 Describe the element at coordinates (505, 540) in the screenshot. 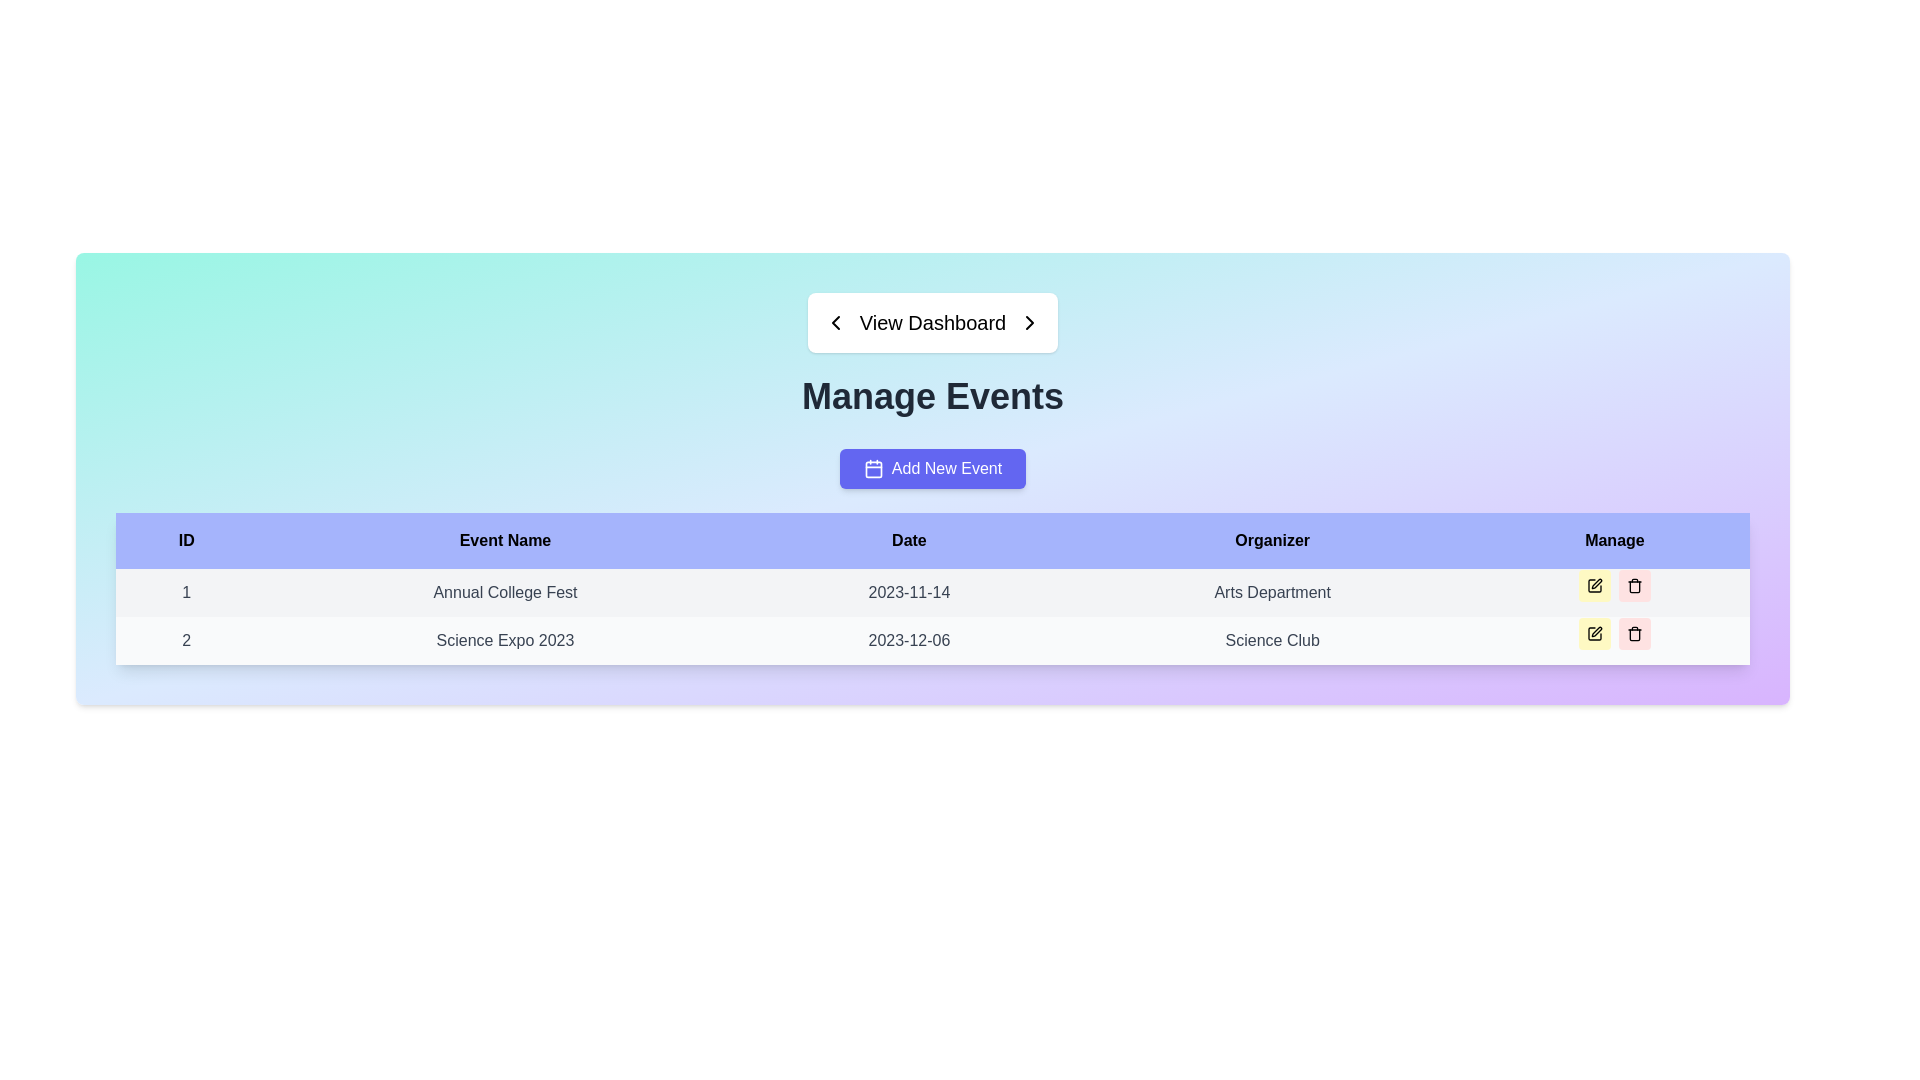

I see `the 'Event Name' text label in the table header` at that location.